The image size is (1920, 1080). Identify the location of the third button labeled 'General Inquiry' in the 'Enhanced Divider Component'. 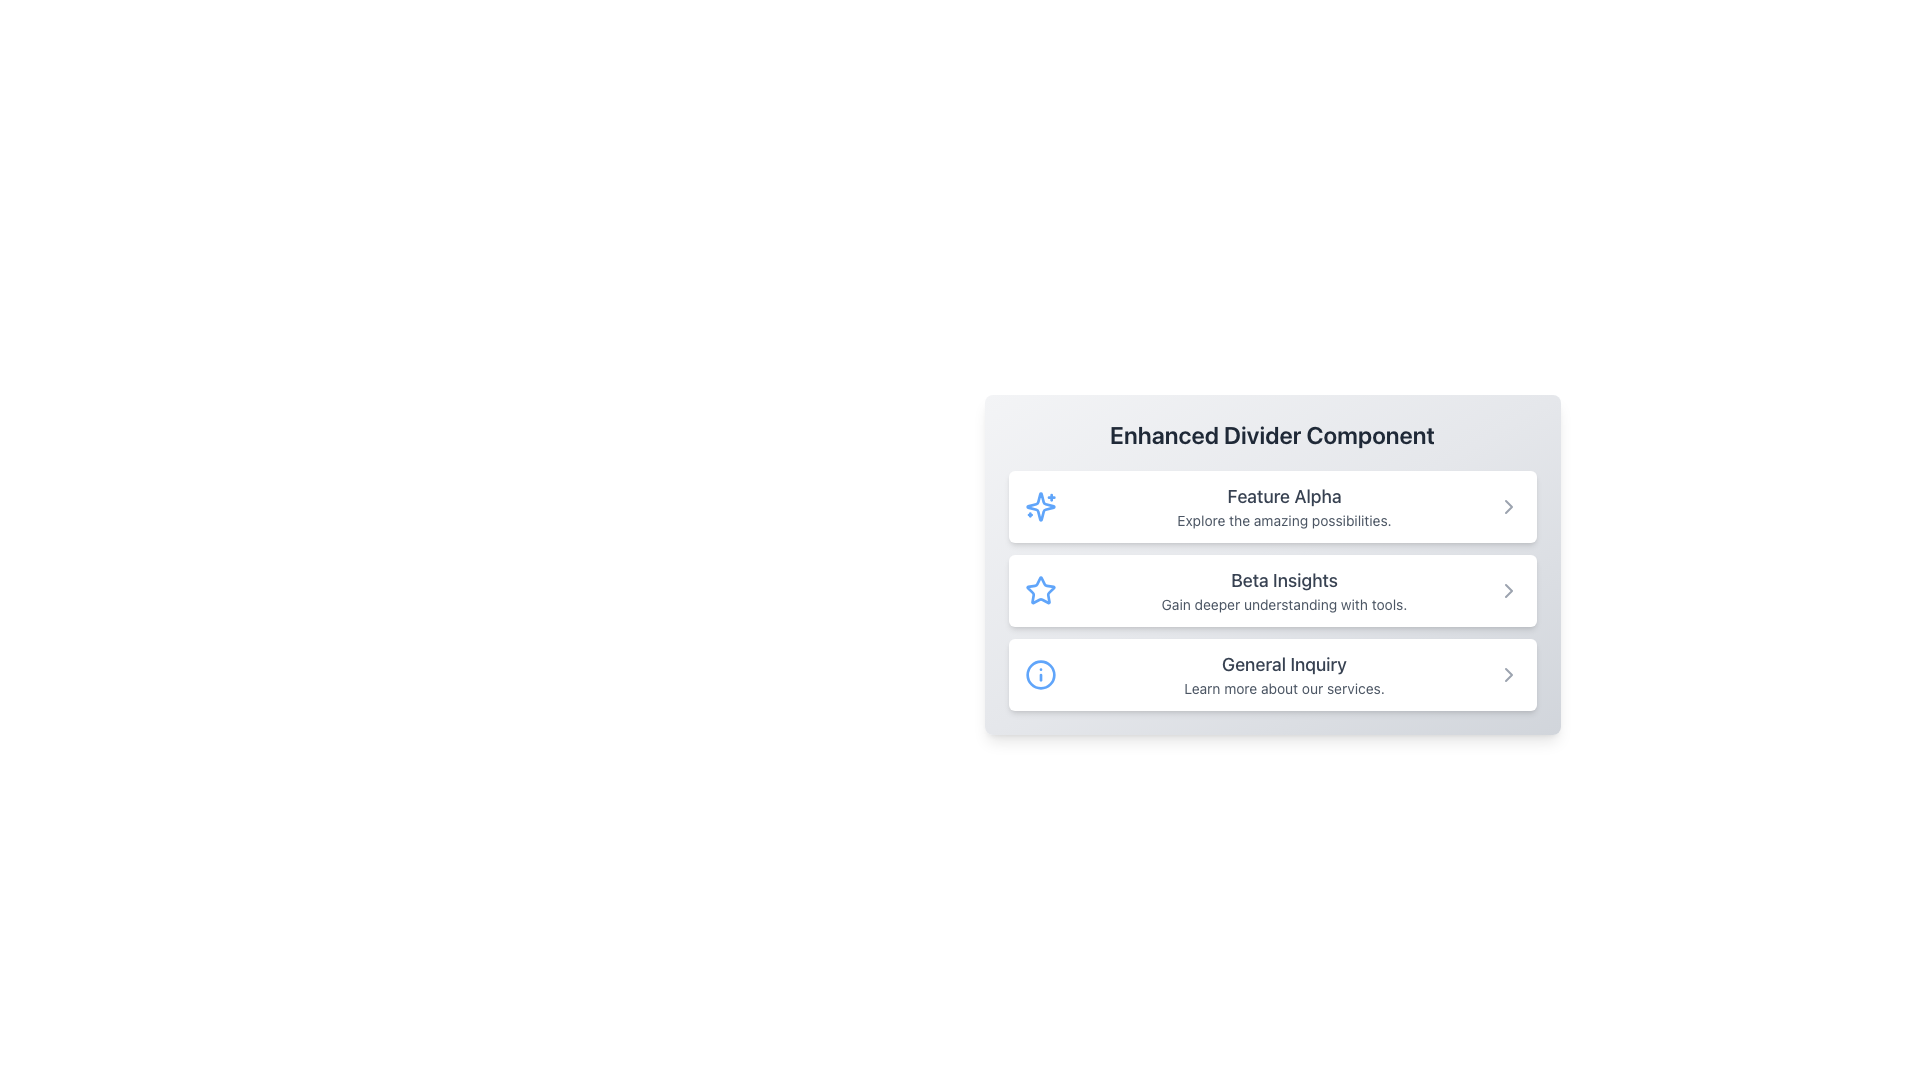
(1271, 675).